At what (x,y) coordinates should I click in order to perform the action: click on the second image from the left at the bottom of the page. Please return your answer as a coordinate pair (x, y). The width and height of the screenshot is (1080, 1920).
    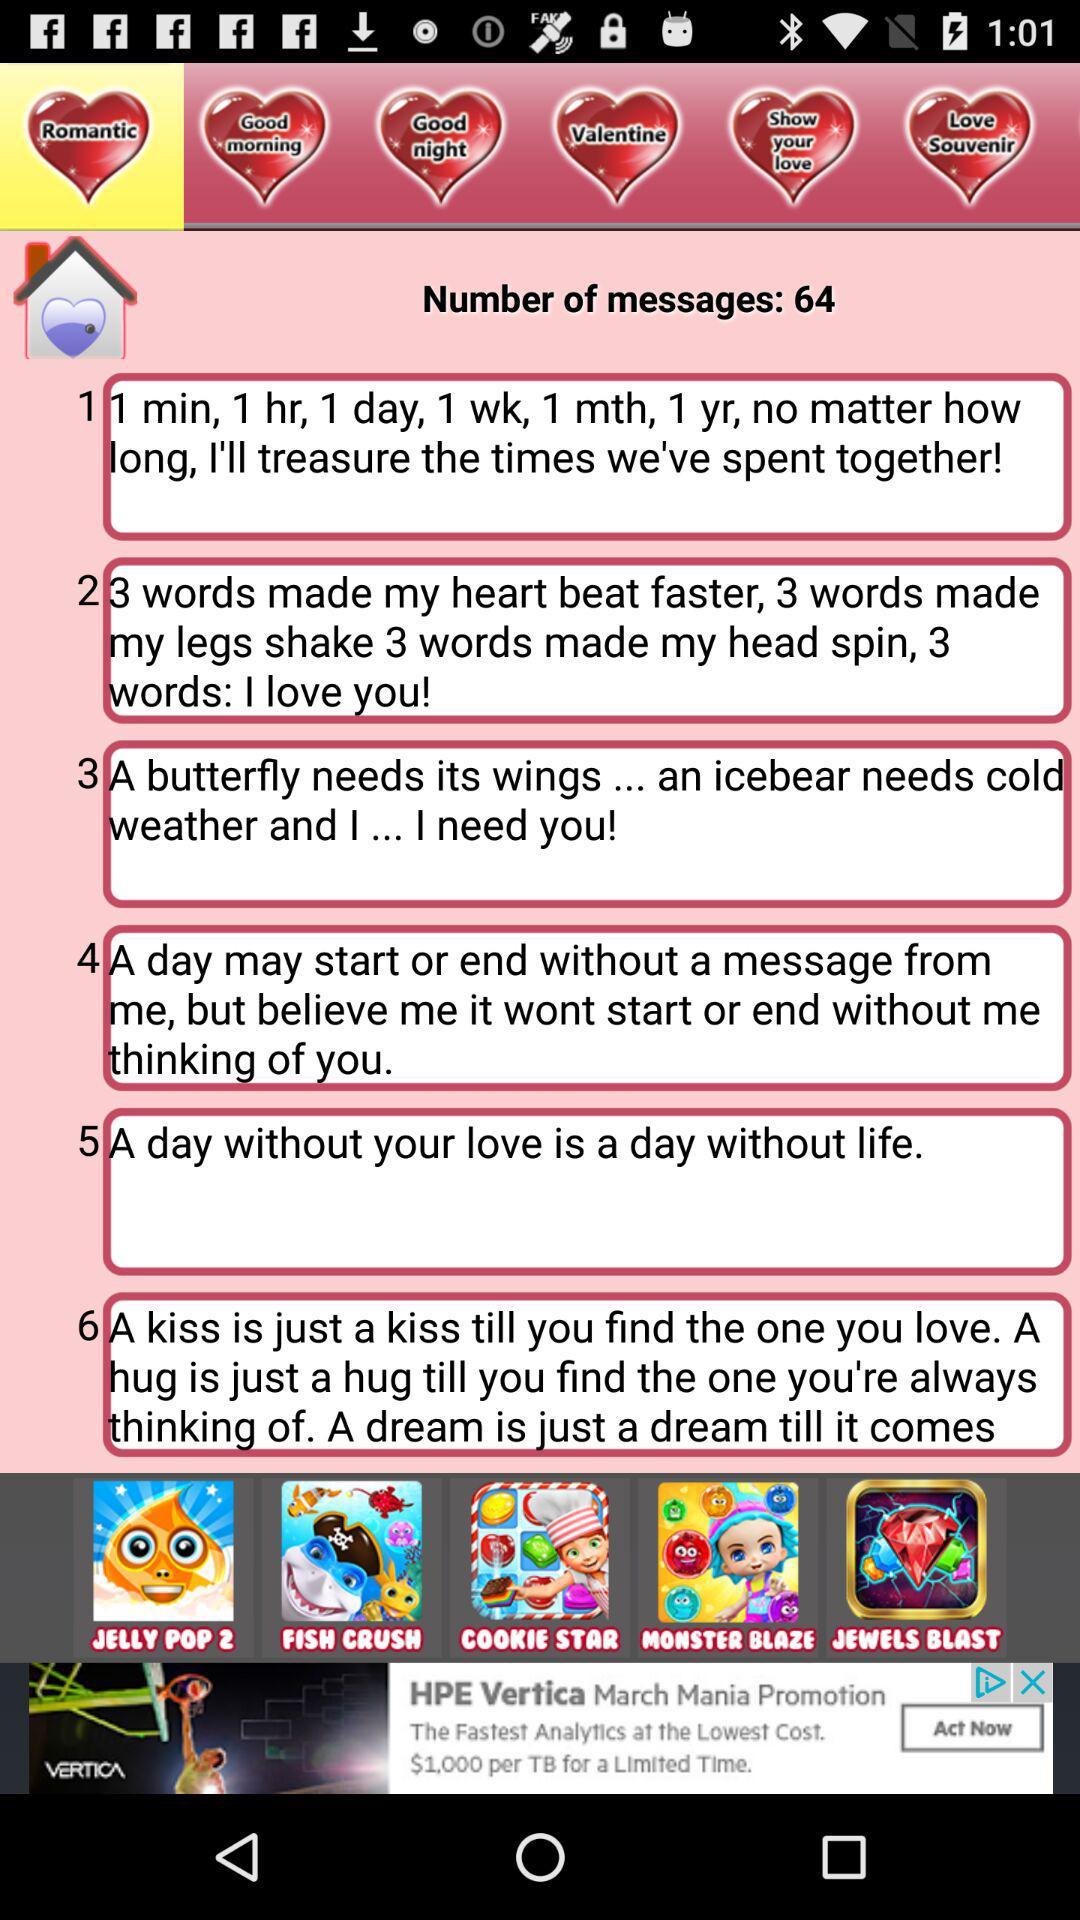
    Looking at the image, I should click on (350, 1567).